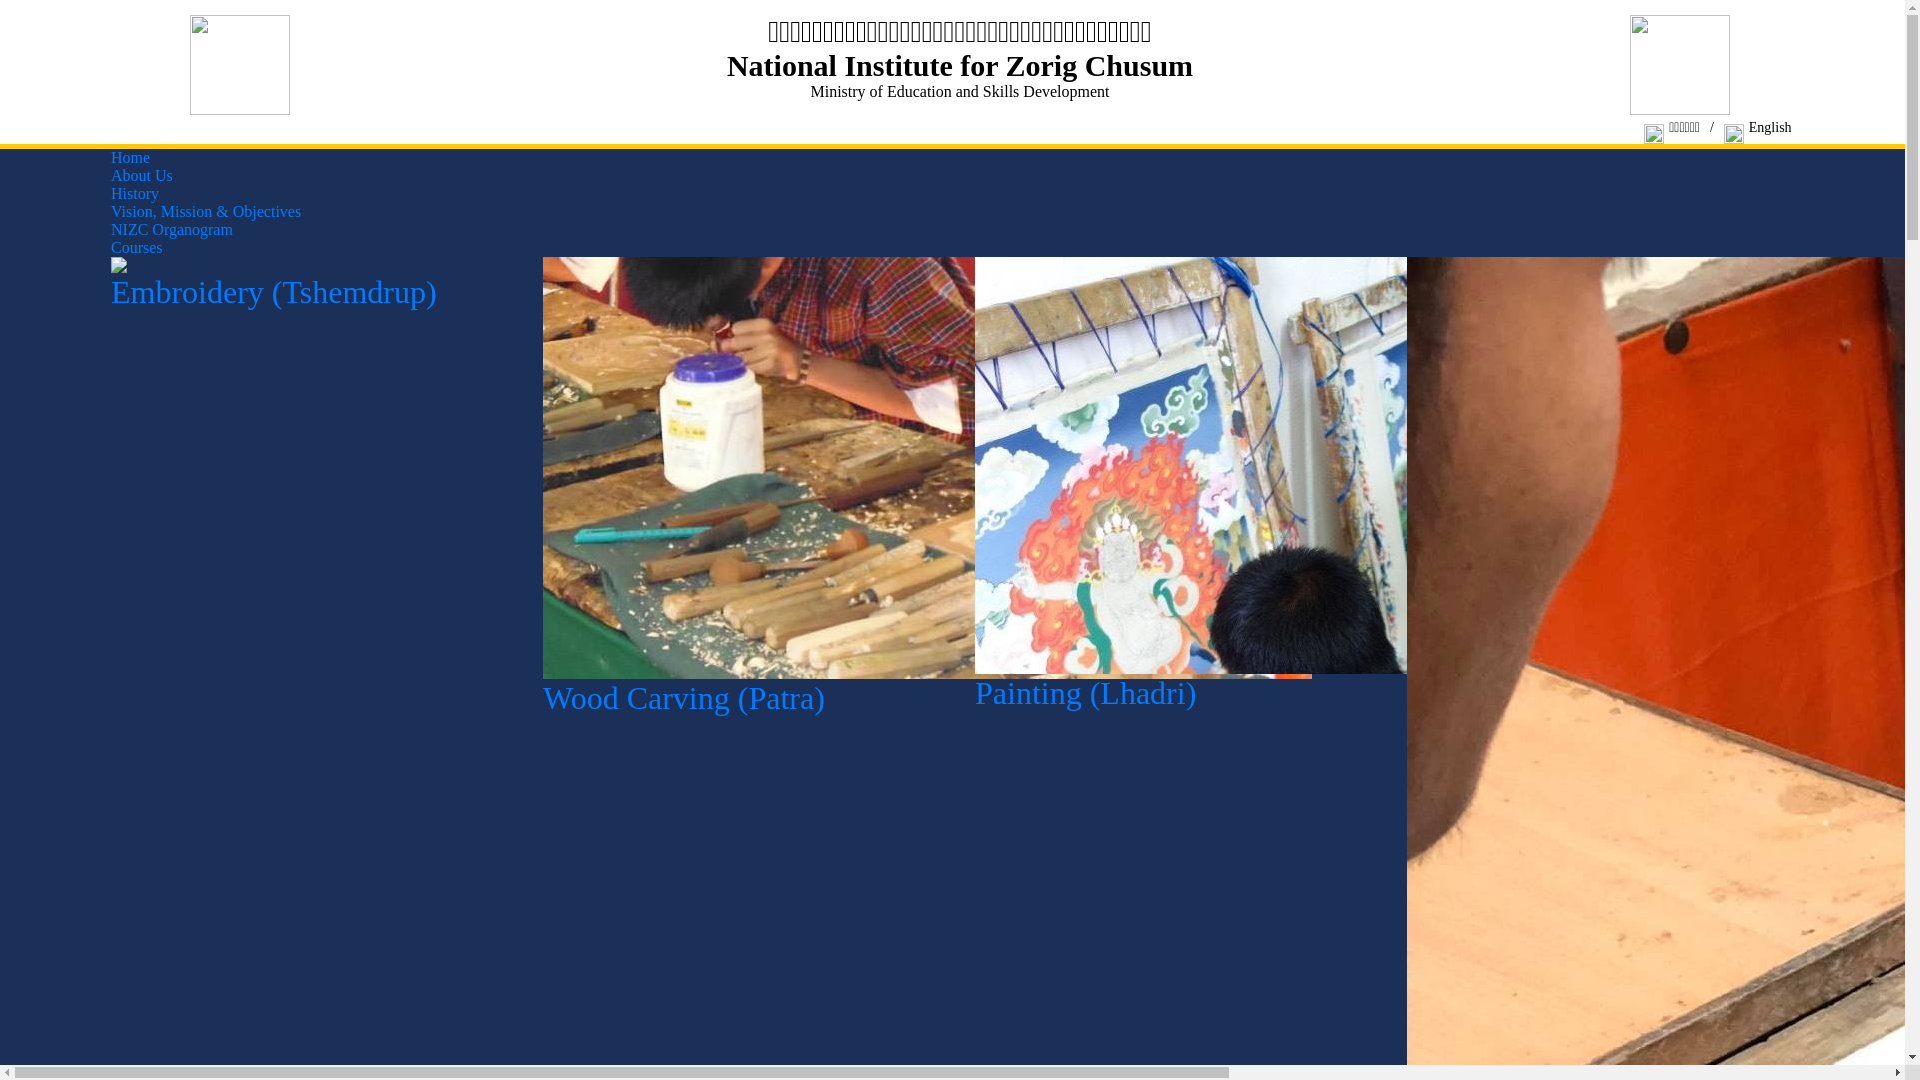 This screenshot has height=1080, width=1920. I want to click on 'About Us', so click(141, 174).